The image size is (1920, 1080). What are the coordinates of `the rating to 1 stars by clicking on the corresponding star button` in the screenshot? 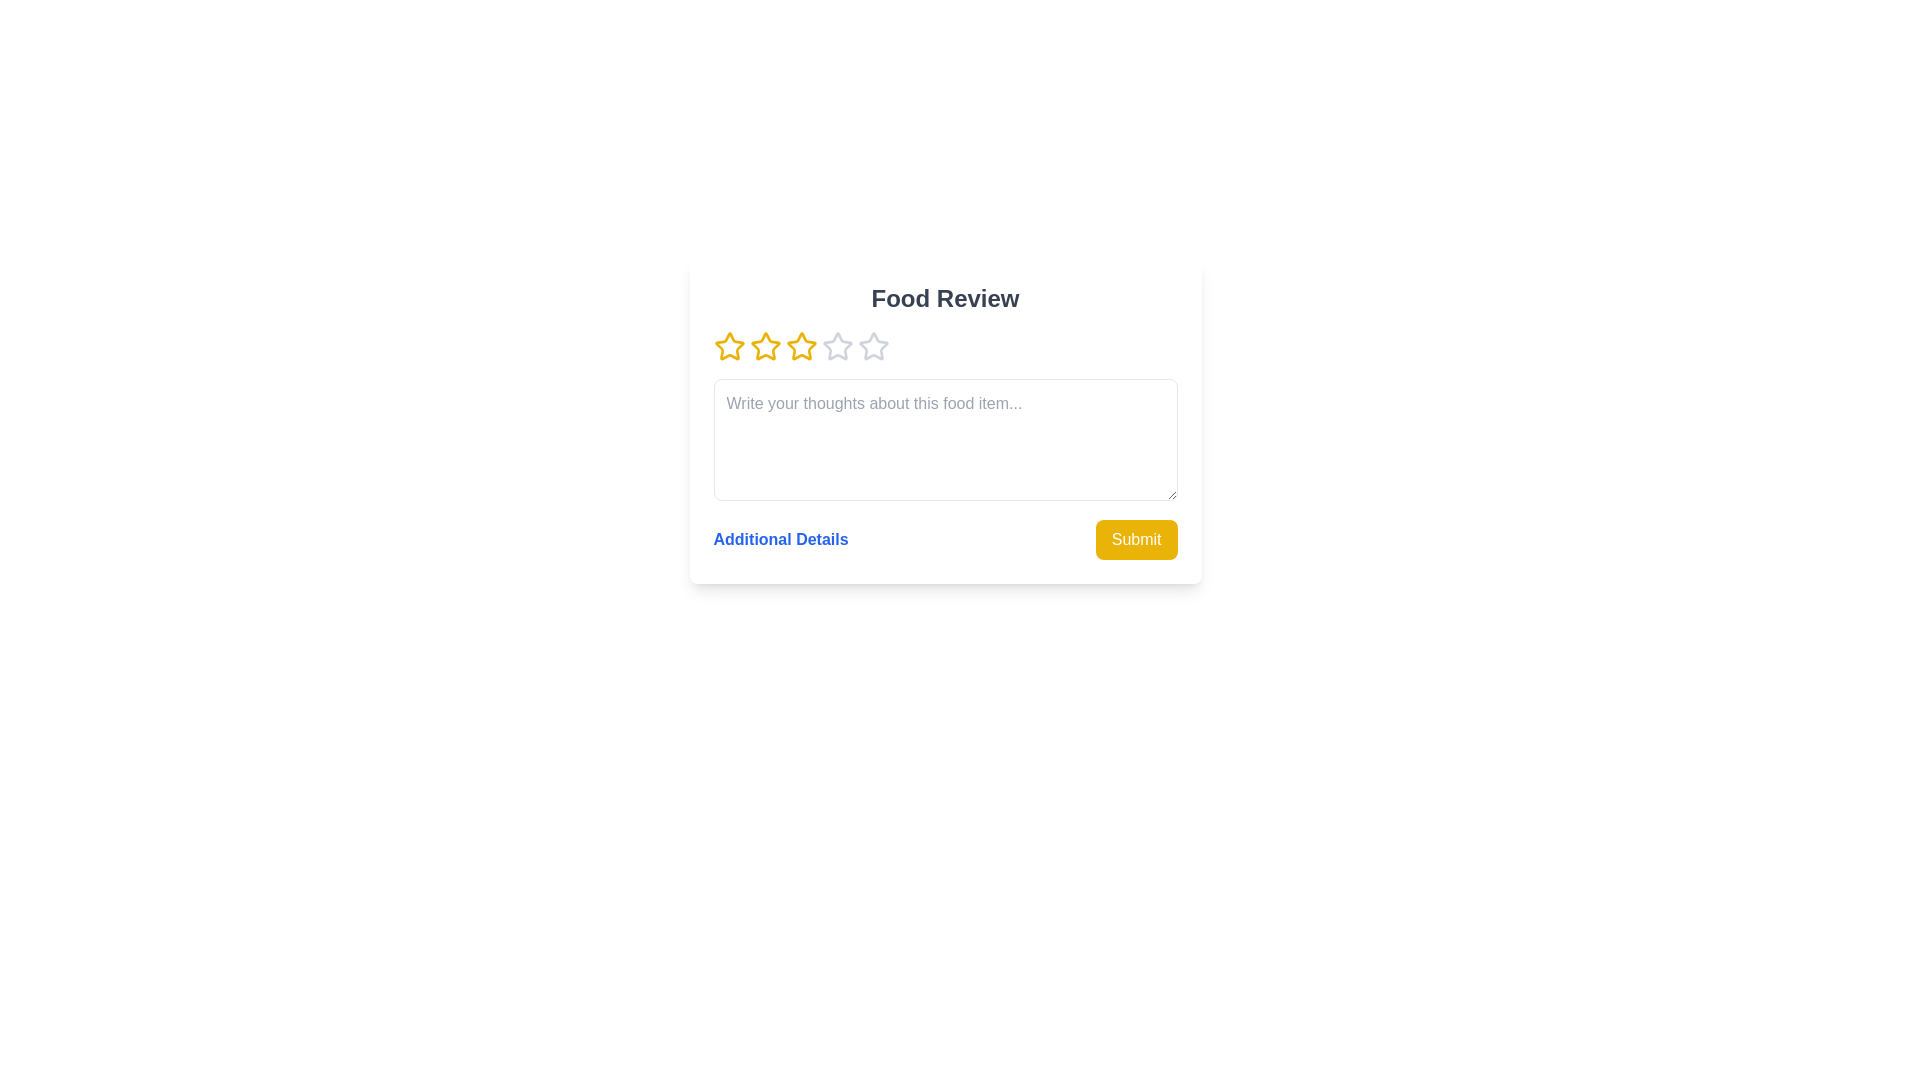 It's located at (728, 346).